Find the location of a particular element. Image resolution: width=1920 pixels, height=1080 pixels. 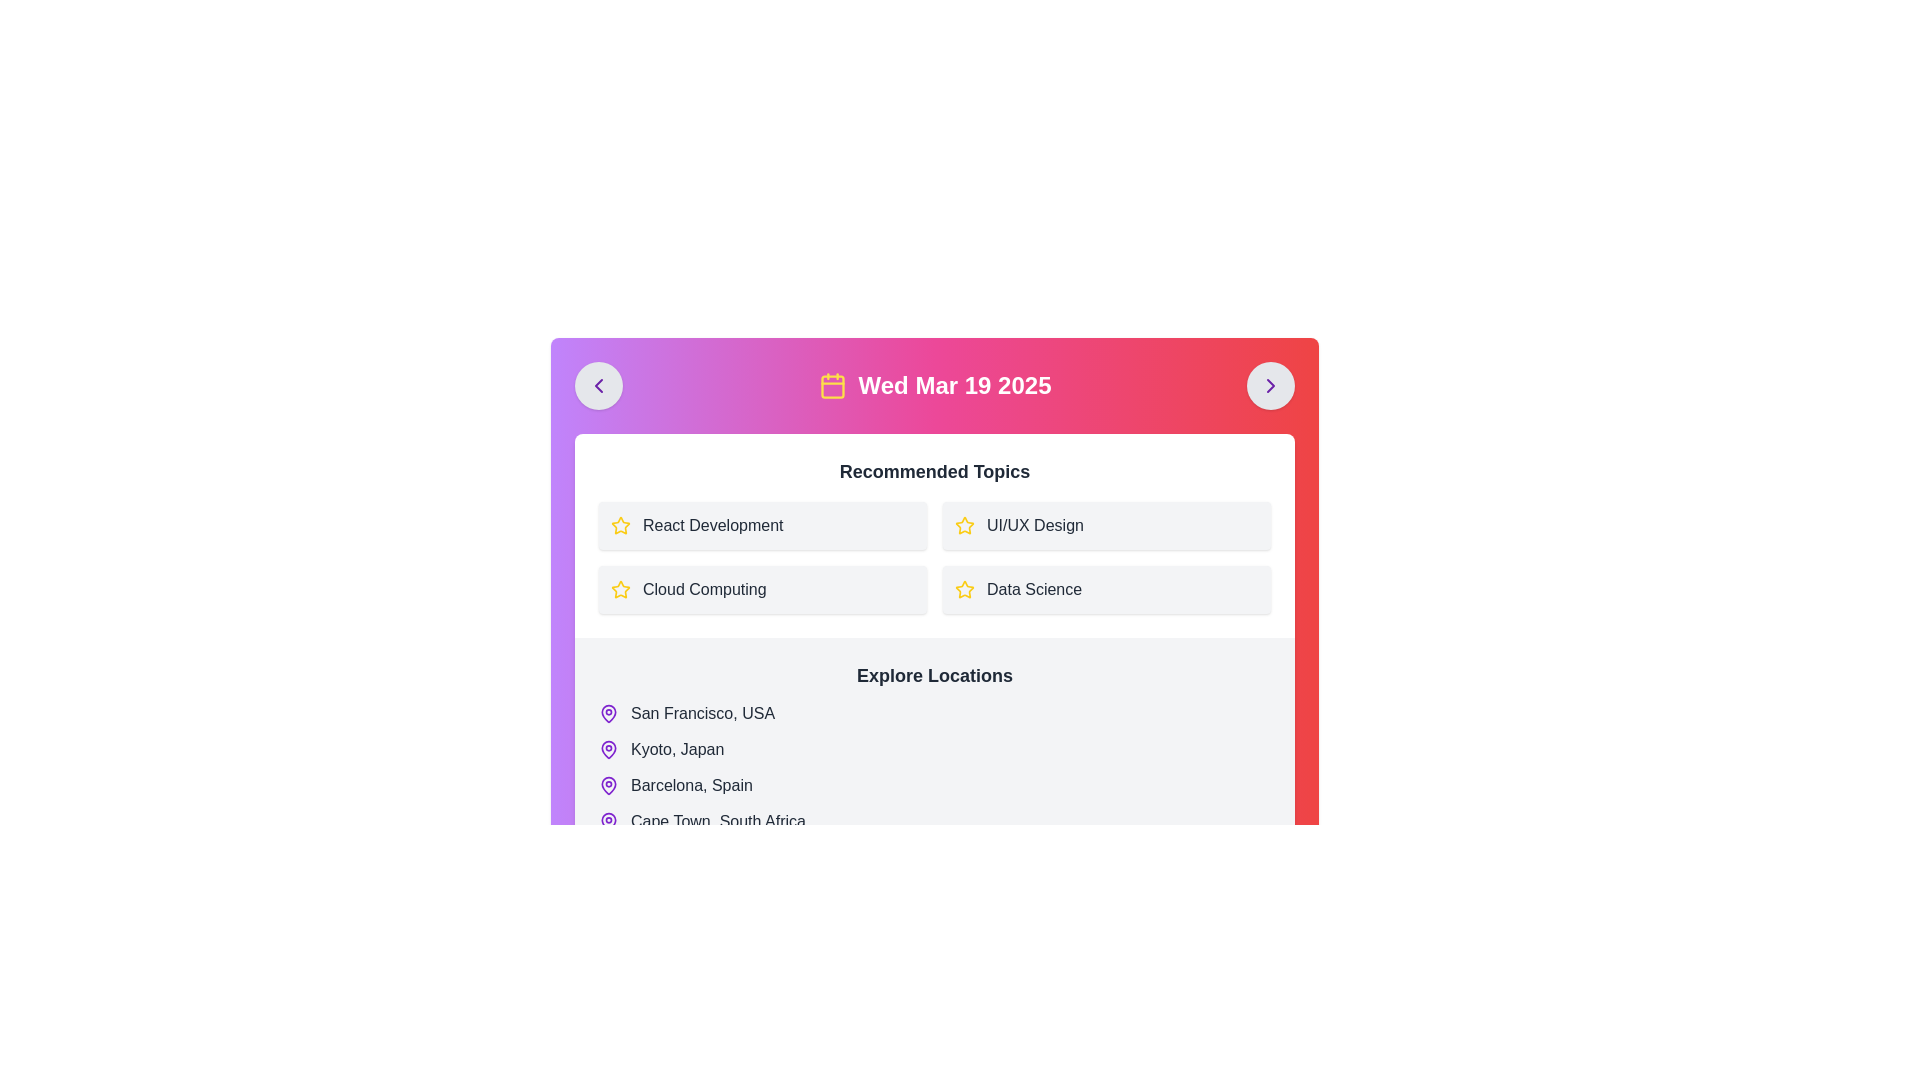

the purple right-pointing chevron icon inside the gray circular button located at the top-right corner of the layout is located at coordinates (1270, 385).